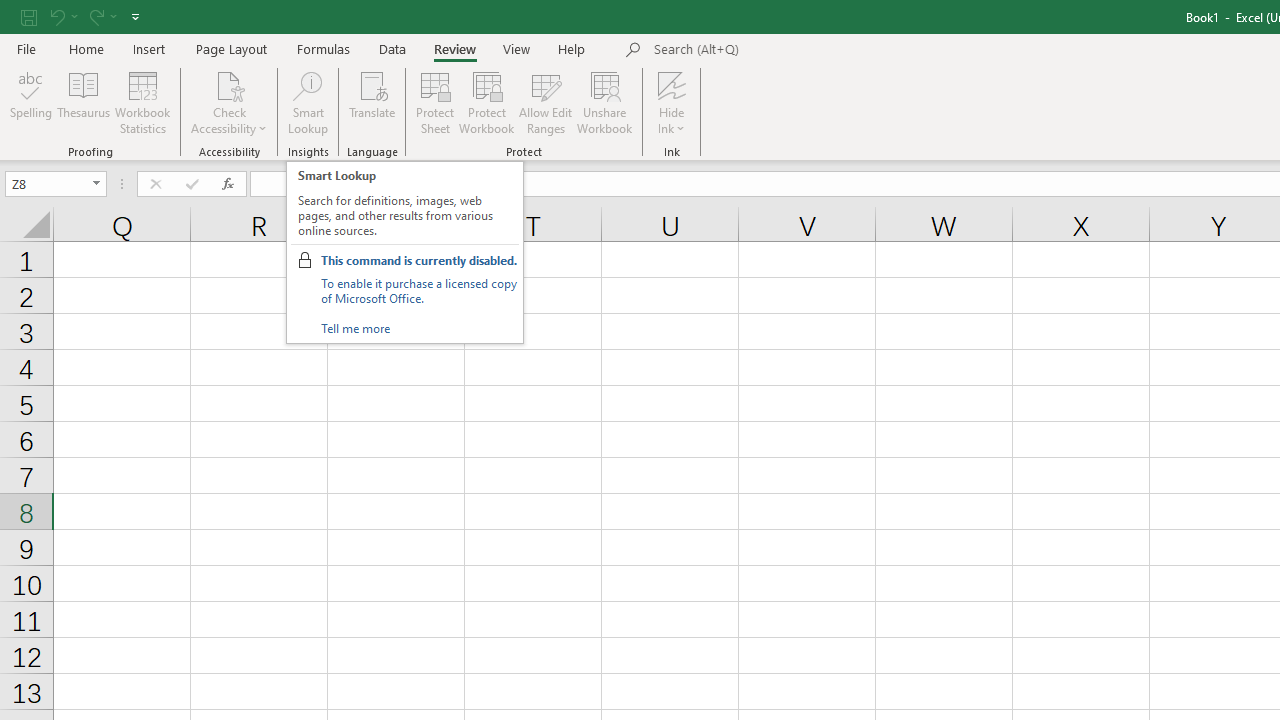 The image size is (1280, 720). I want to click on 'Check Accessibility', so click(229, 103).